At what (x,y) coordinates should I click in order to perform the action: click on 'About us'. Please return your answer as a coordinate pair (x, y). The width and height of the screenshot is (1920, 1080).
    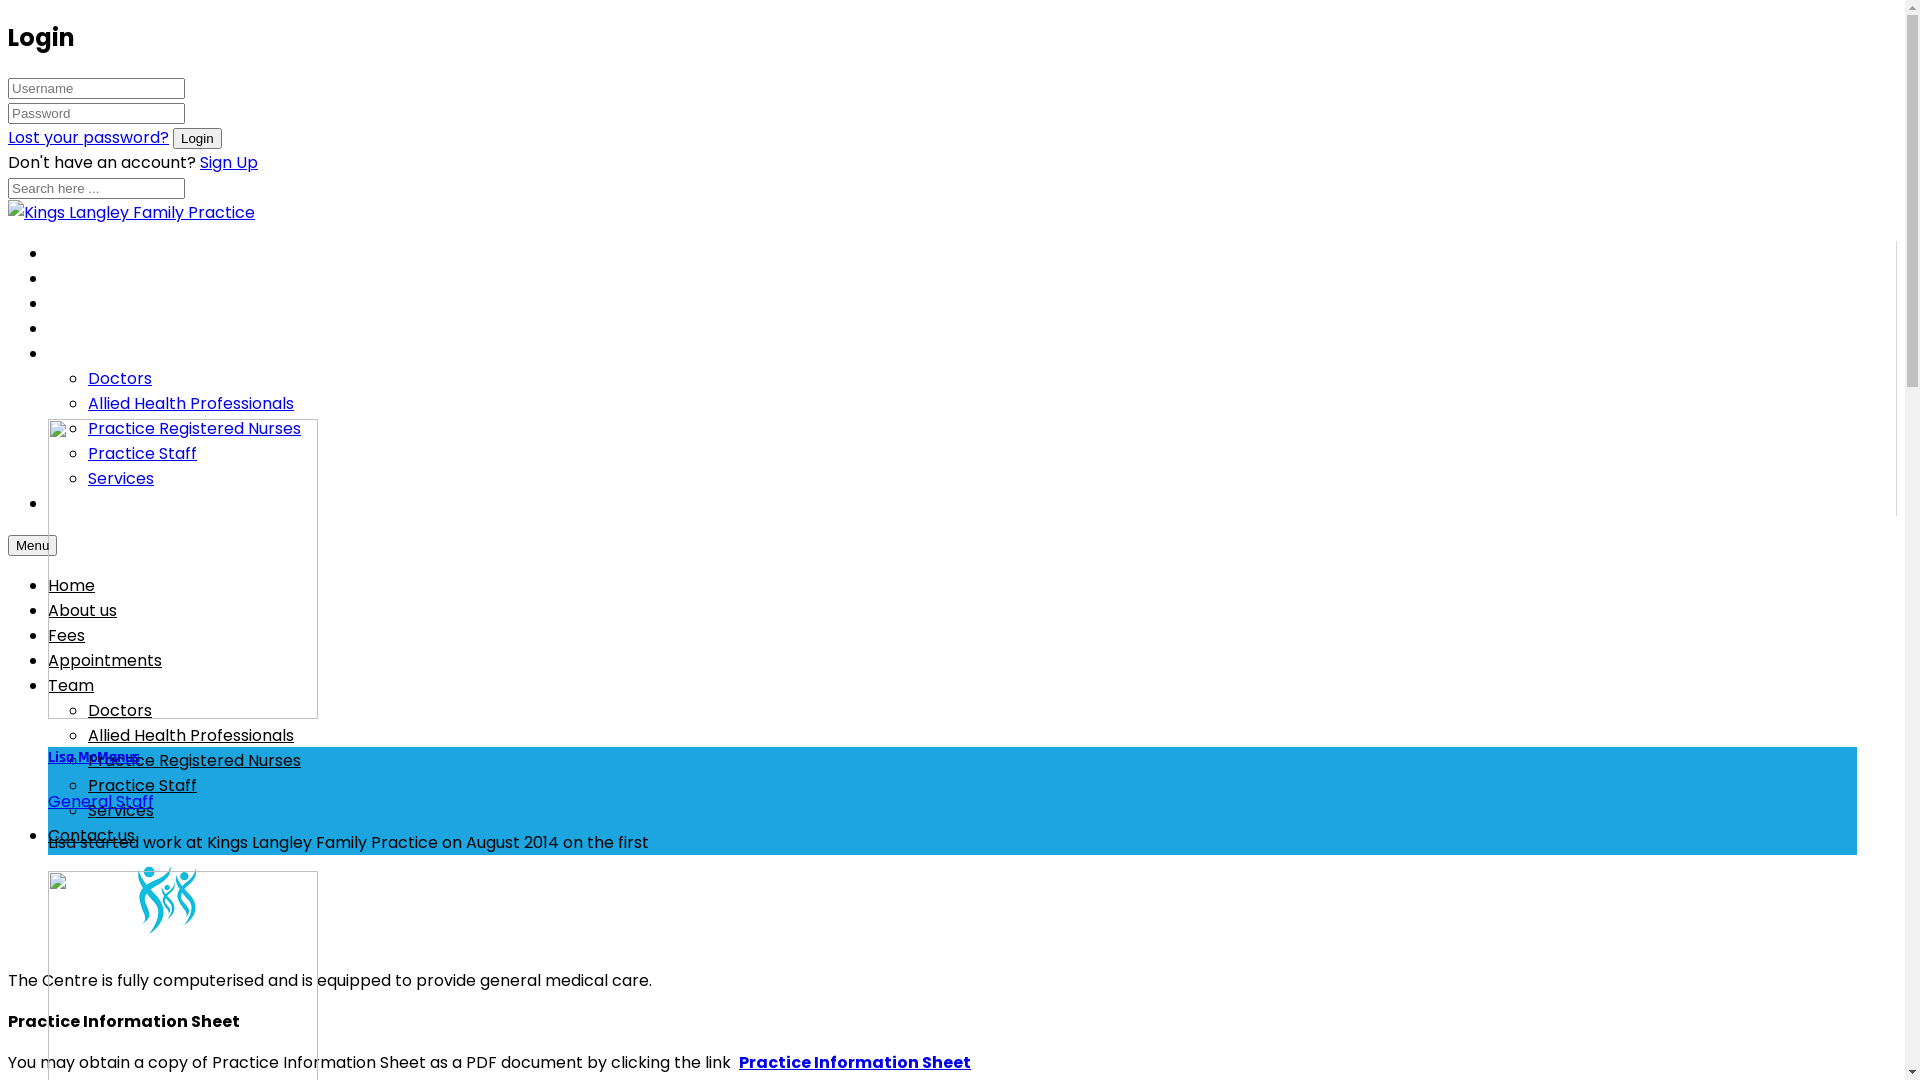
    Looking at the image, I should click on (81, 609).